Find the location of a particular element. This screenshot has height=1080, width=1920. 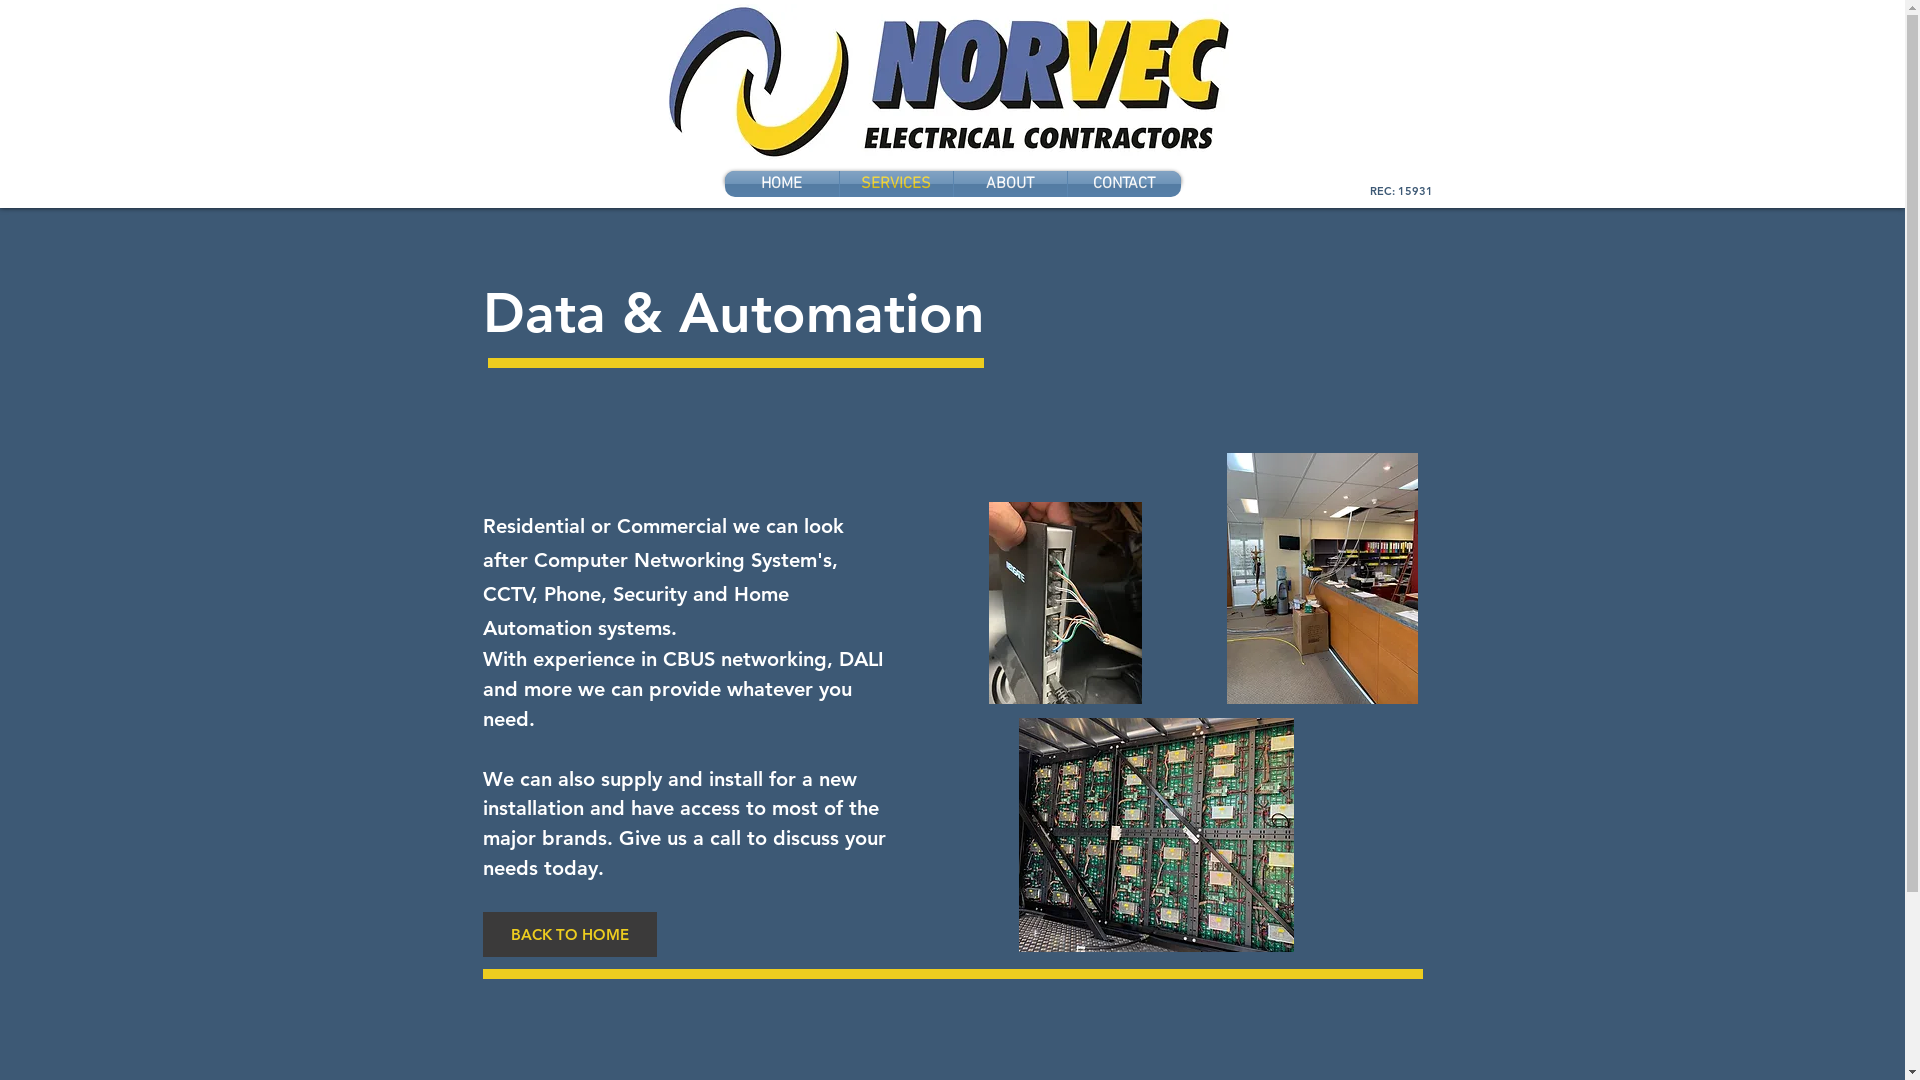

'BACK TO HOME' is located at coordinates (568, 934).